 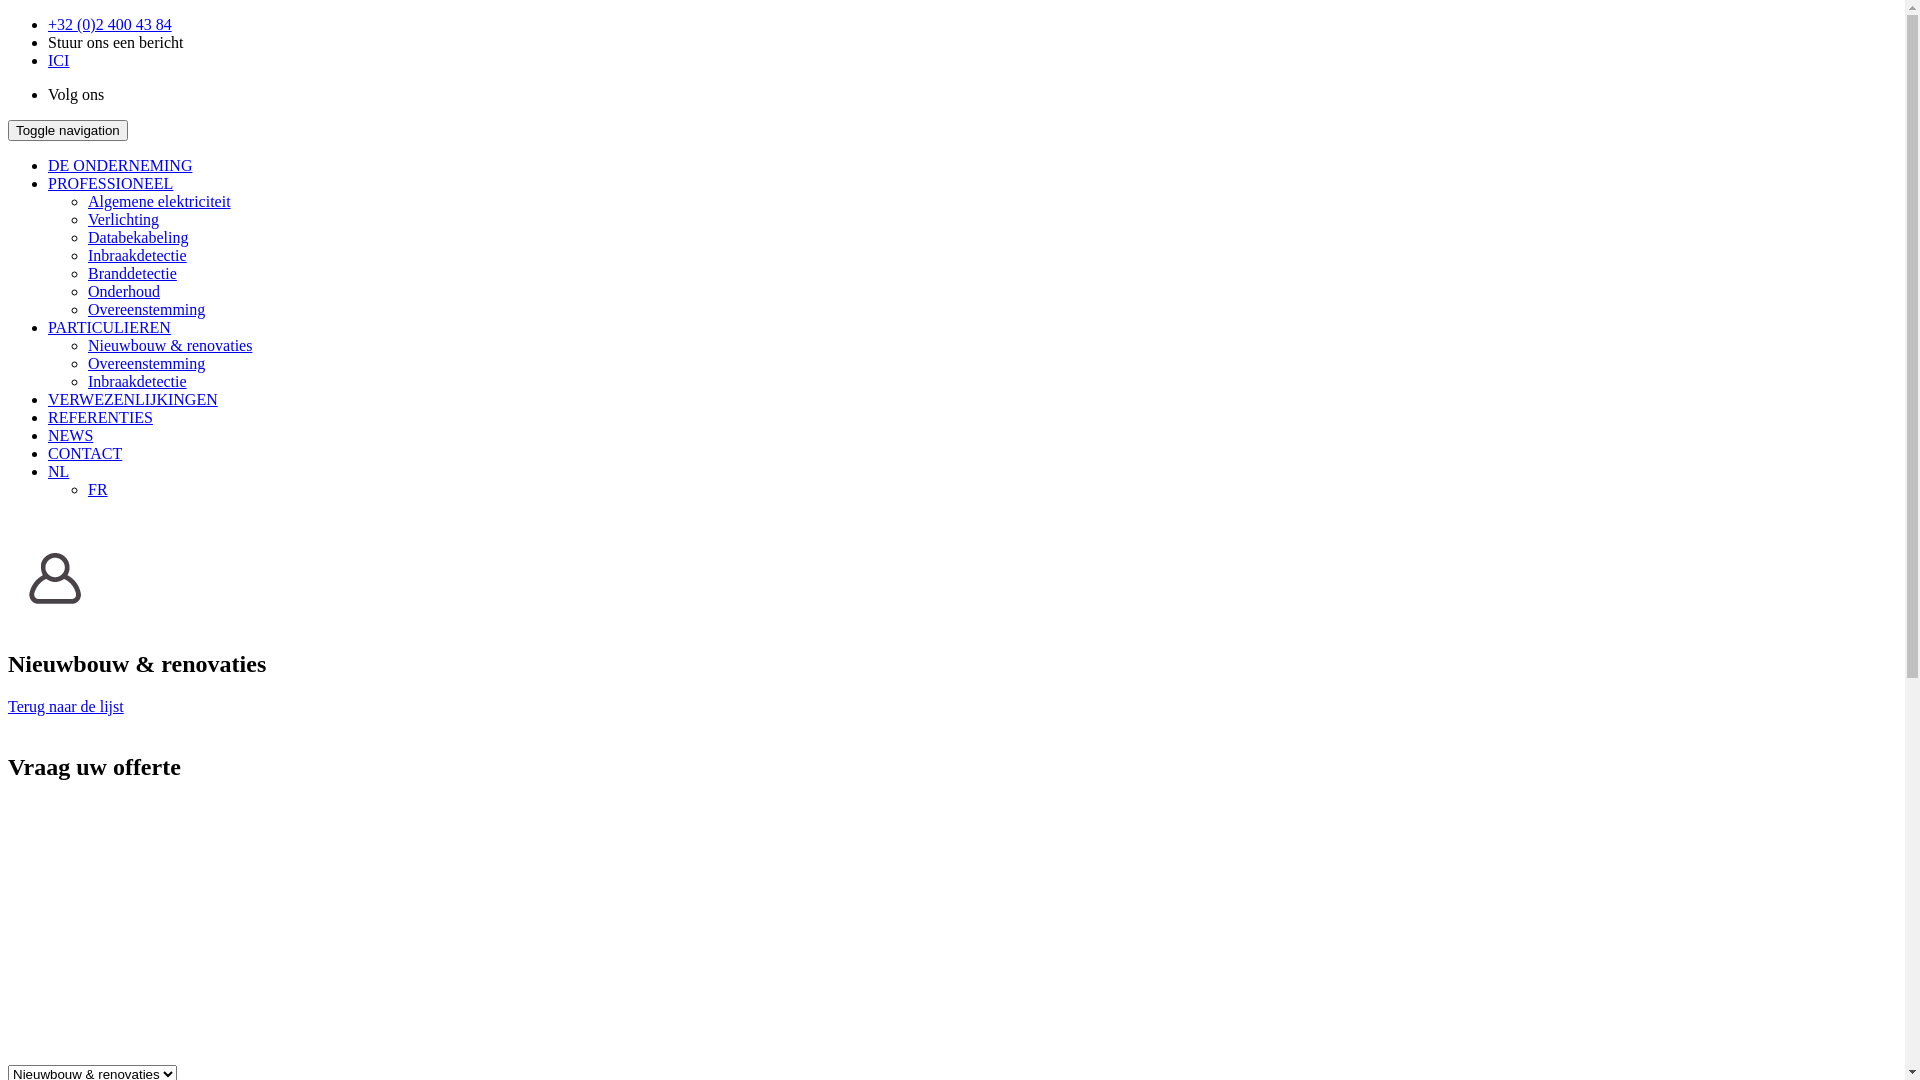 What do you see at coordinates (137, 236) in the screenshot?
I see `'Databekabeling'` at bounding box center [137, 236].